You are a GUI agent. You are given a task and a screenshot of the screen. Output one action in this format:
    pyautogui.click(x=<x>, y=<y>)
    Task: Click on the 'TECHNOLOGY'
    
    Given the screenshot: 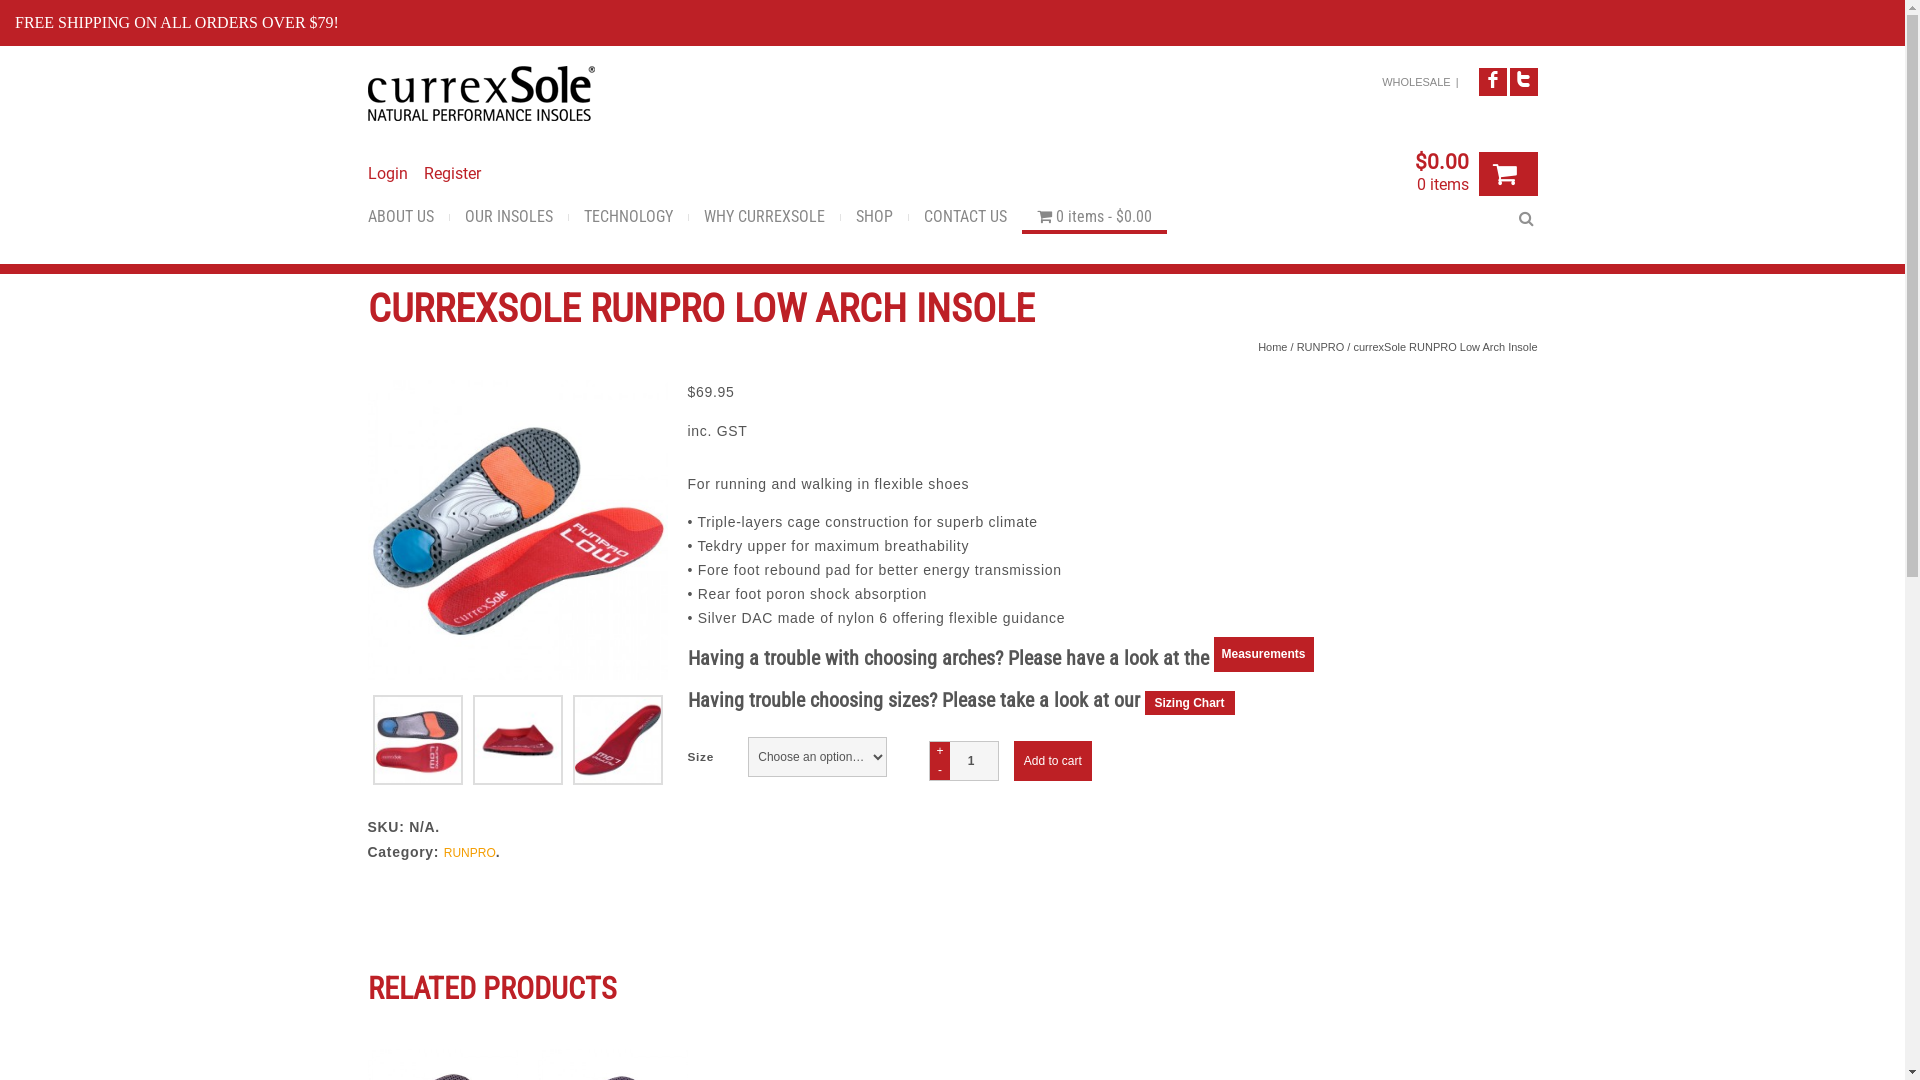 What is the action you would take?
    pyautogui.click(x=626, y=219)
    